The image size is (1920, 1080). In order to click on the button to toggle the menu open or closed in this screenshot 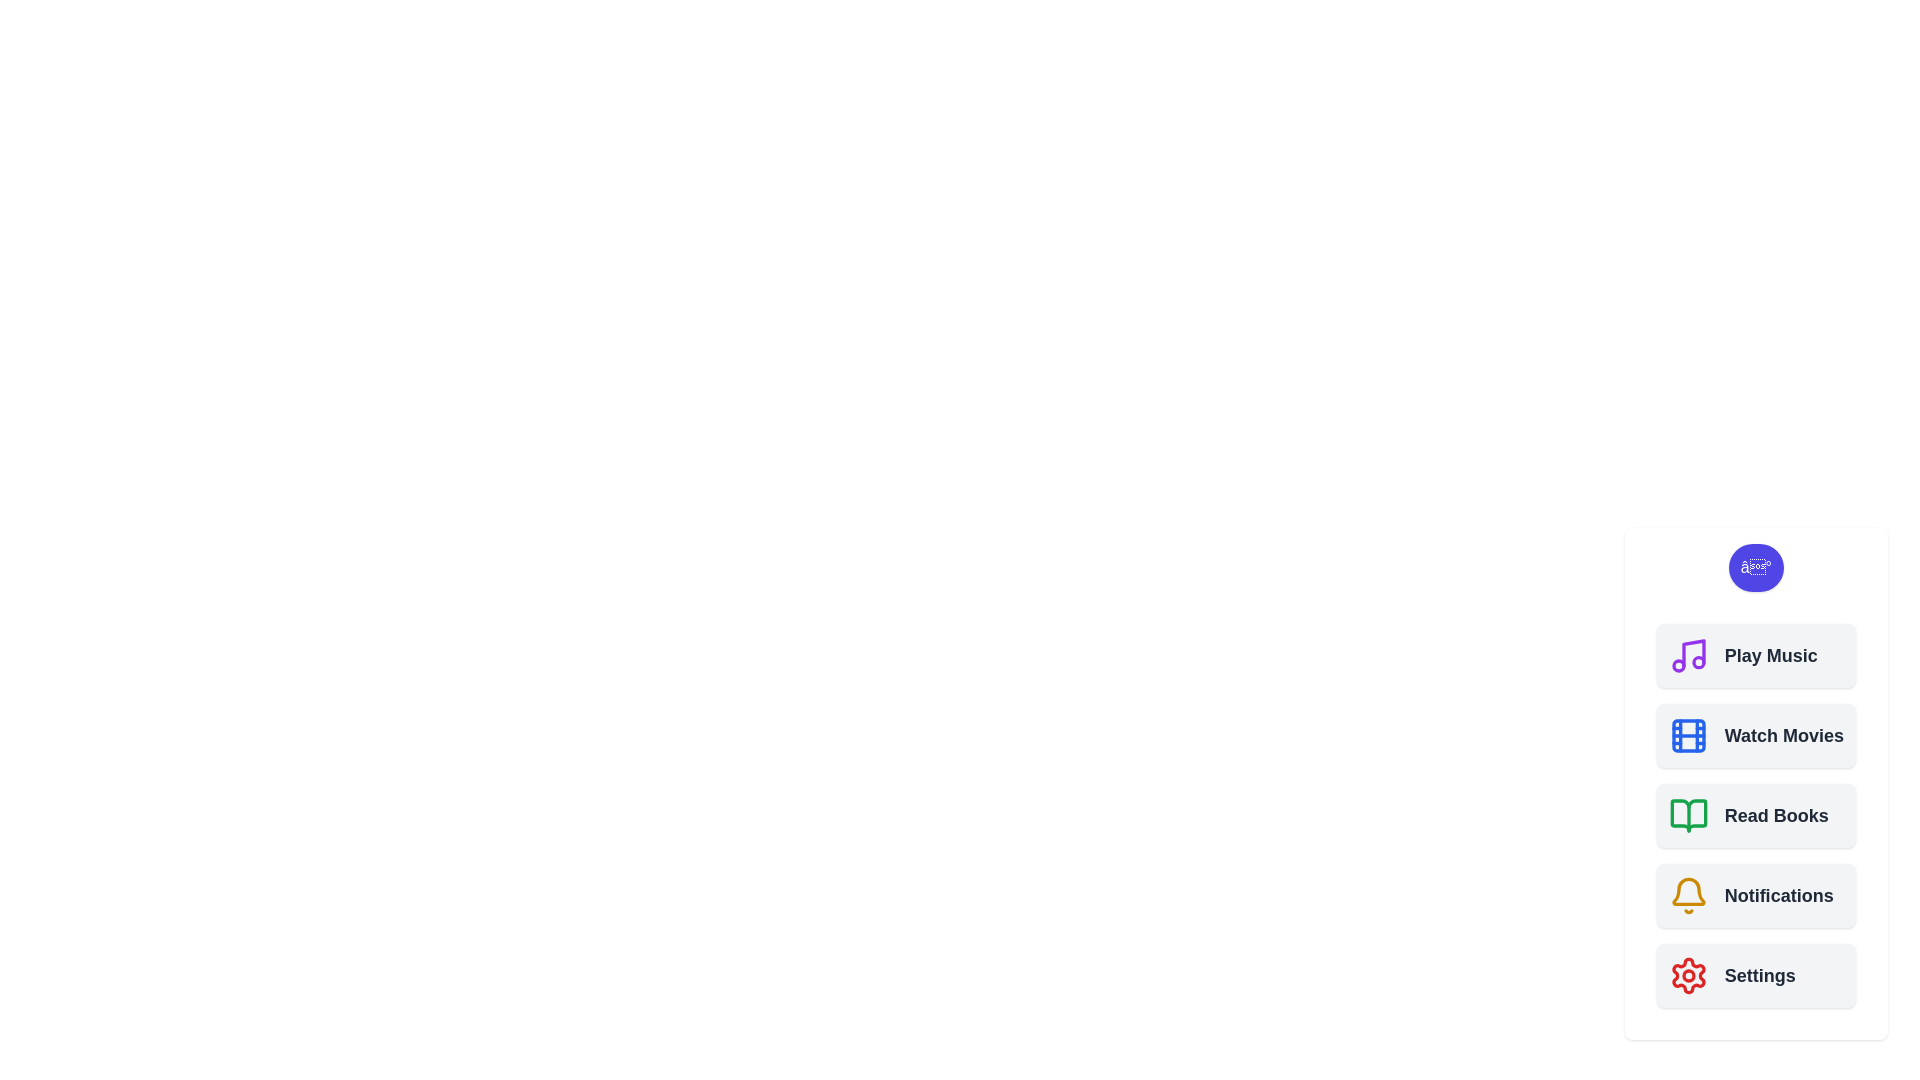, I will do `click(1755, 567)`.